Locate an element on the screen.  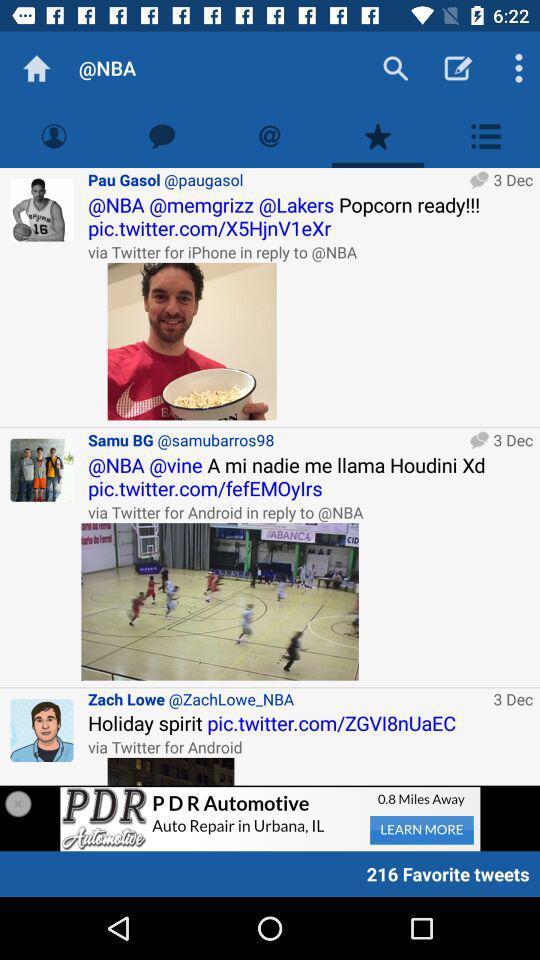
open link is located at coordinates (171, 770).